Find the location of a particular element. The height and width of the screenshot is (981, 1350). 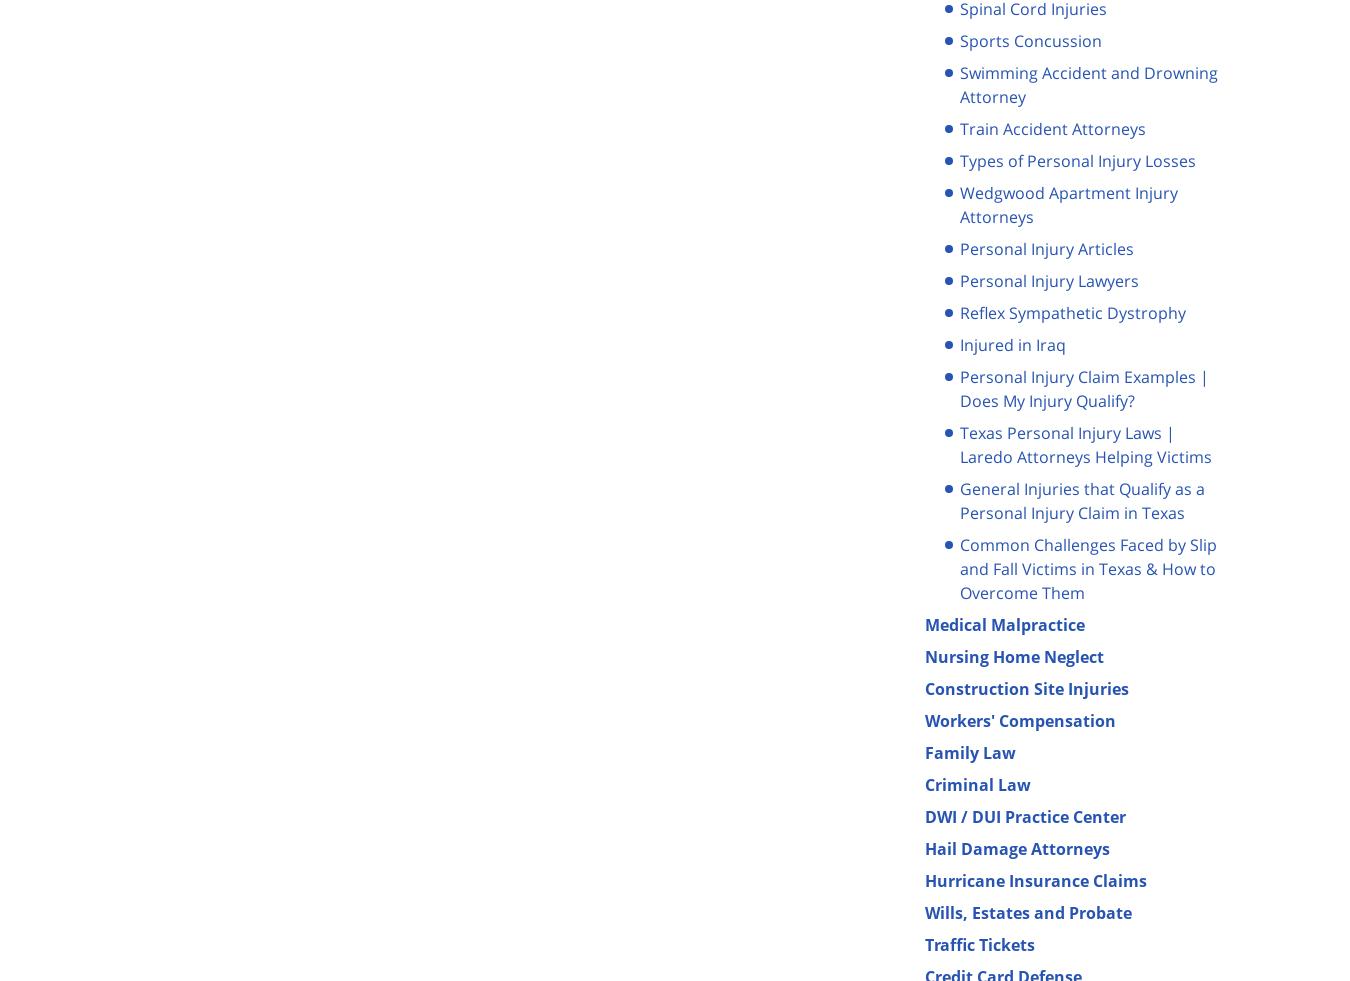

'Injured in Iraq' is located at coordinates (1013, 343).